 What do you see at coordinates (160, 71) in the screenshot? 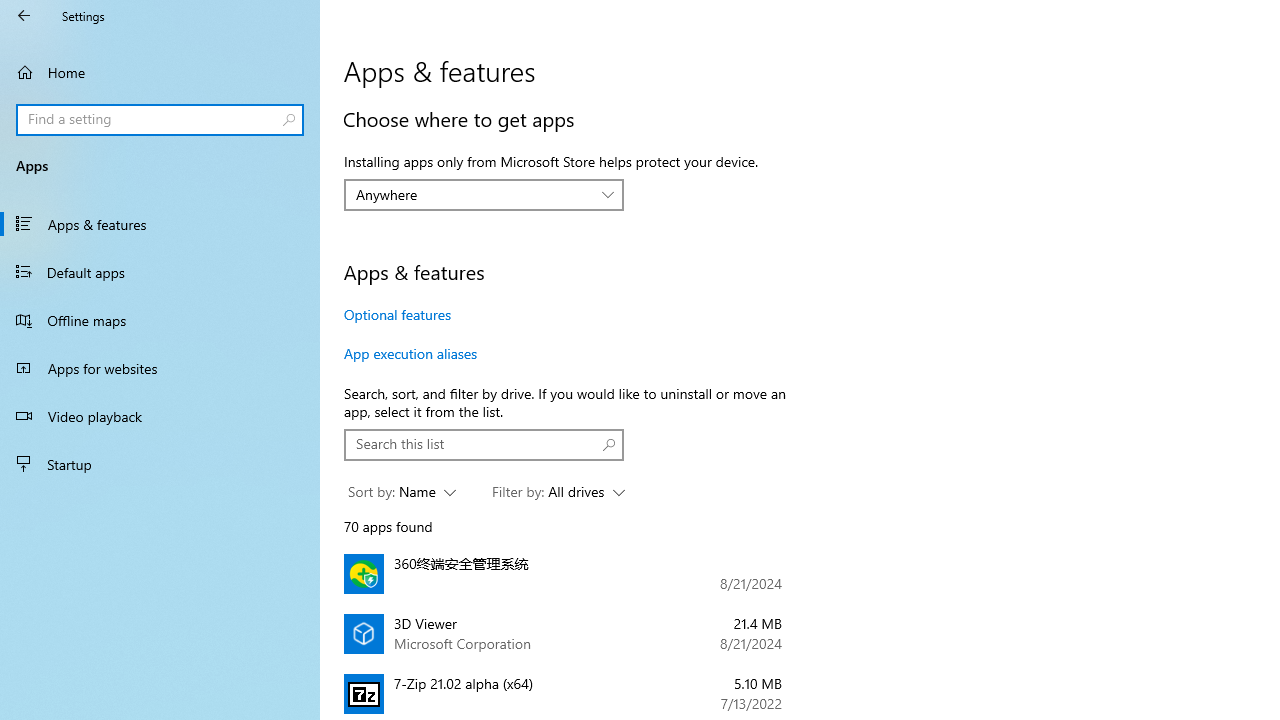
I see `'Home'` at bounding box center [160, 71].